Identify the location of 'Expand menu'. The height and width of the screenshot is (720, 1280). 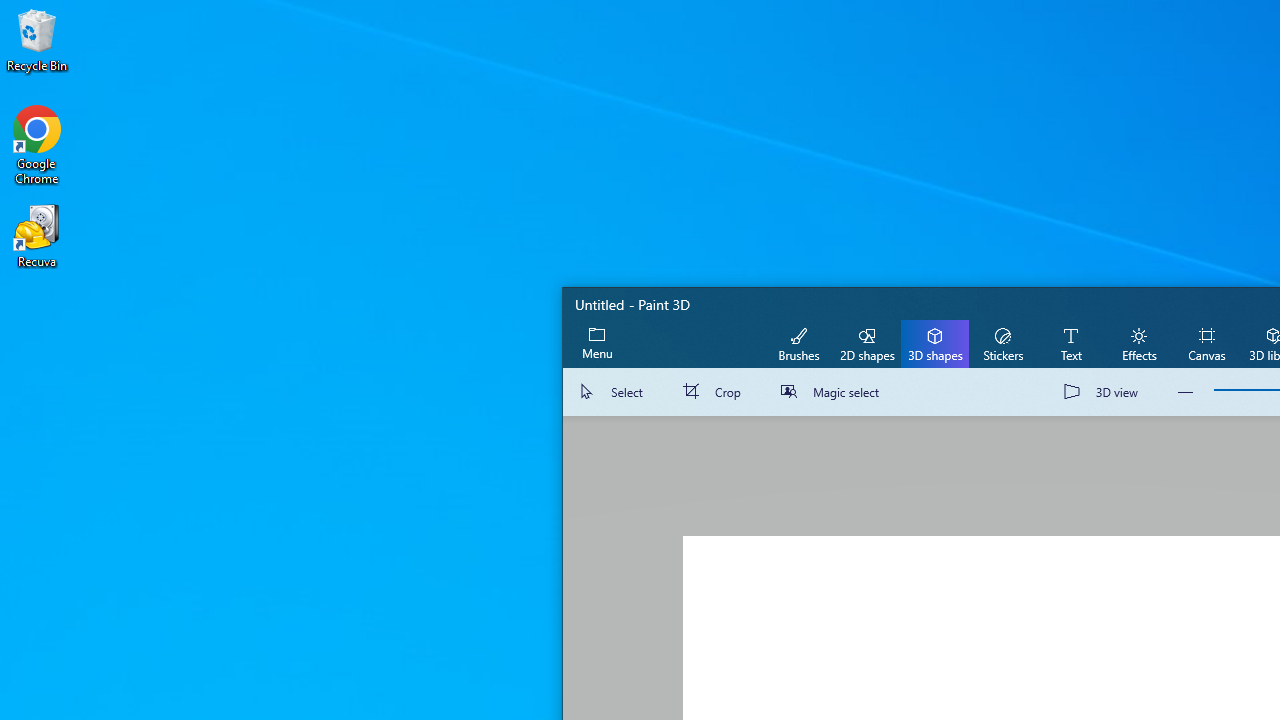
(596, 342).